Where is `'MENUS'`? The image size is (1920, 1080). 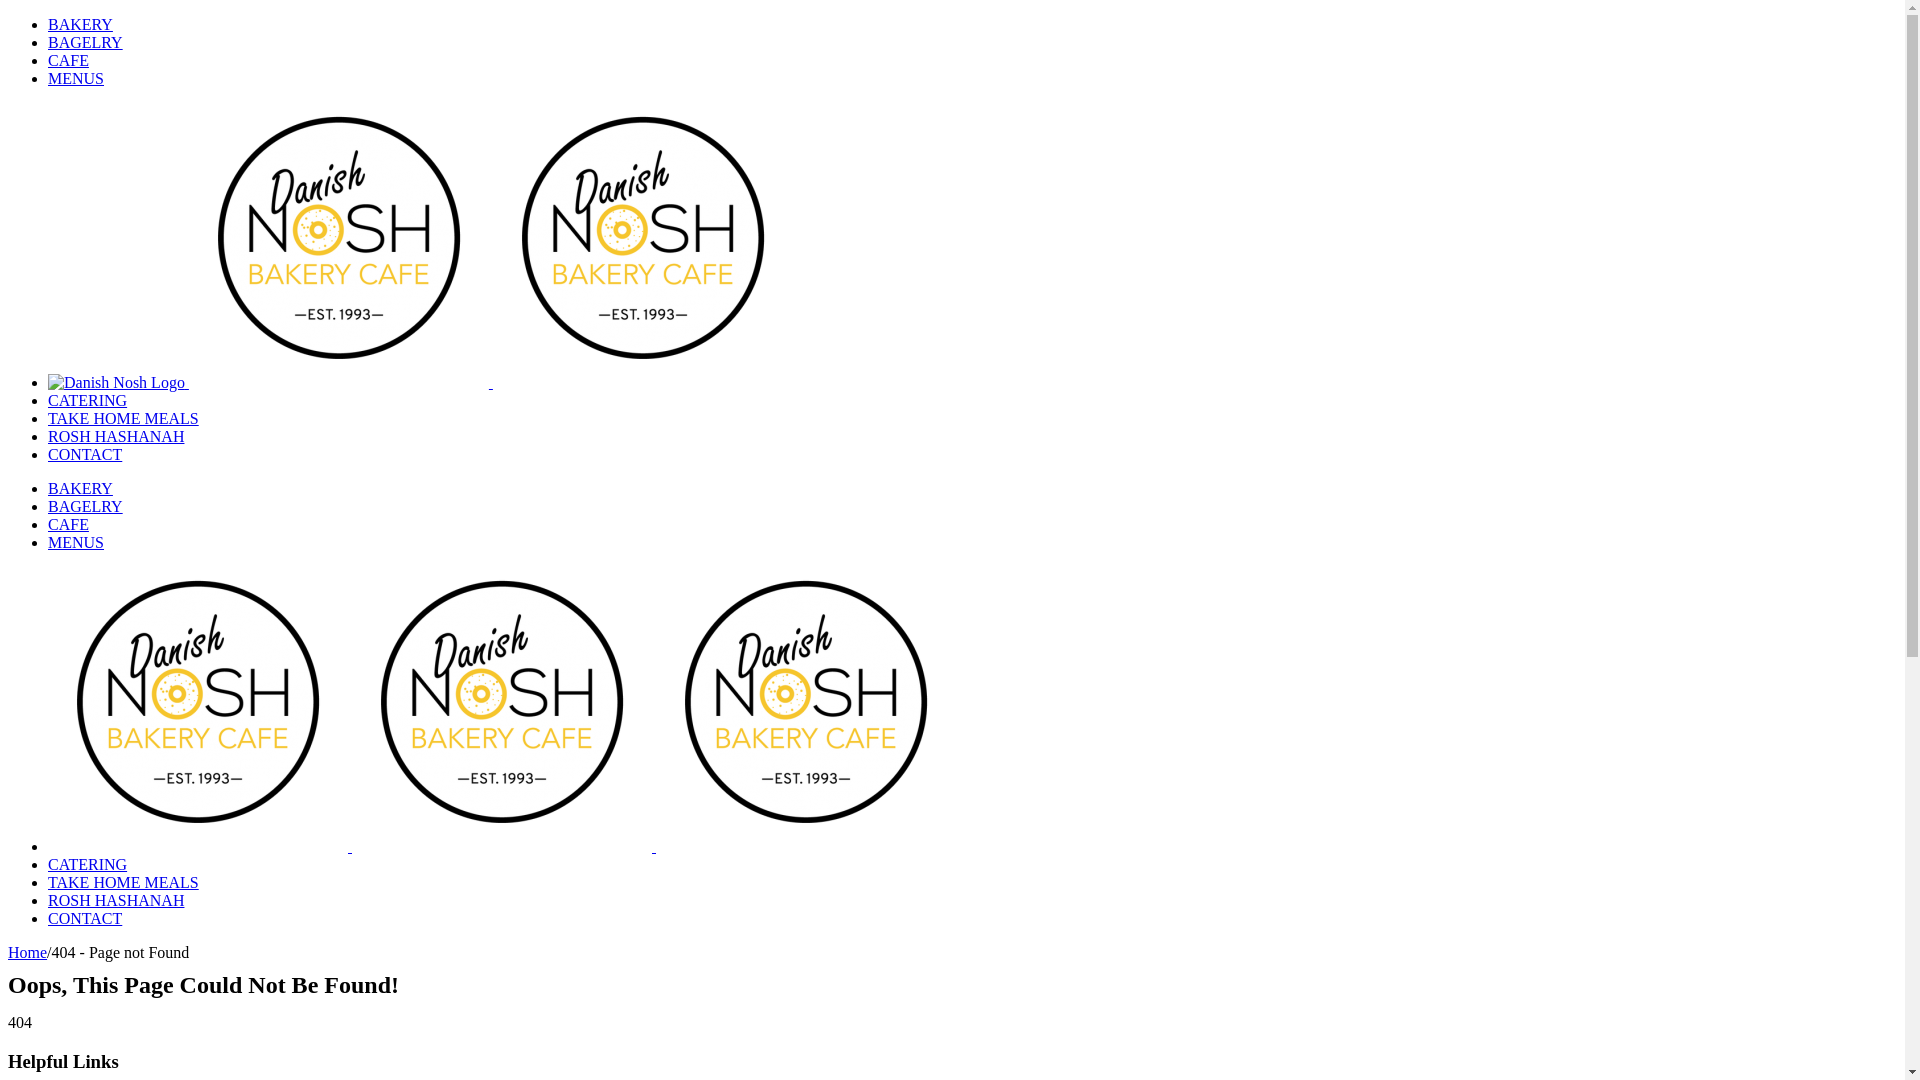 'MENUS' is located at coordinates (76, 77).